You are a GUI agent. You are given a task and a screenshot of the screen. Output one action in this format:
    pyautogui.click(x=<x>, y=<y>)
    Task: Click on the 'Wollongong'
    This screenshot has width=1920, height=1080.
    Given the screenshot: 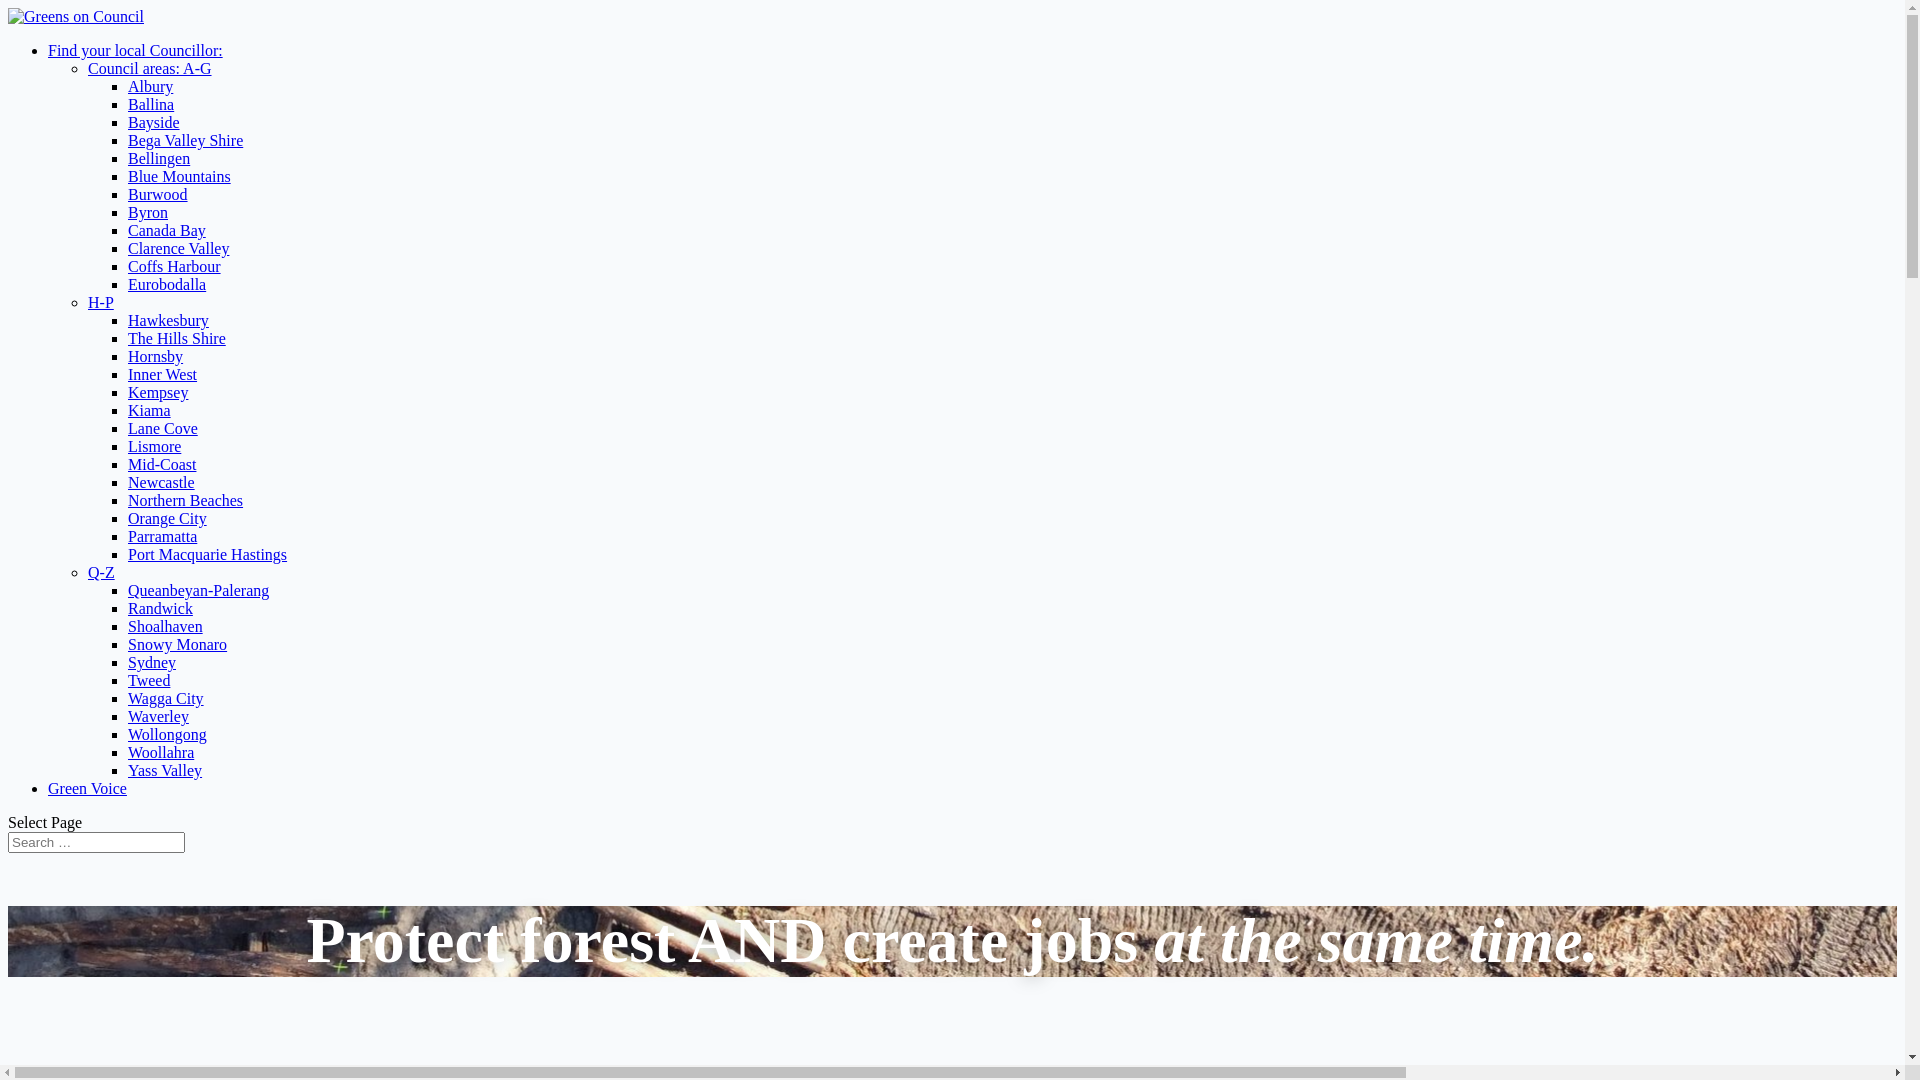 What is the action you would take?
    pyautogui.click(x=167, y=734)
    